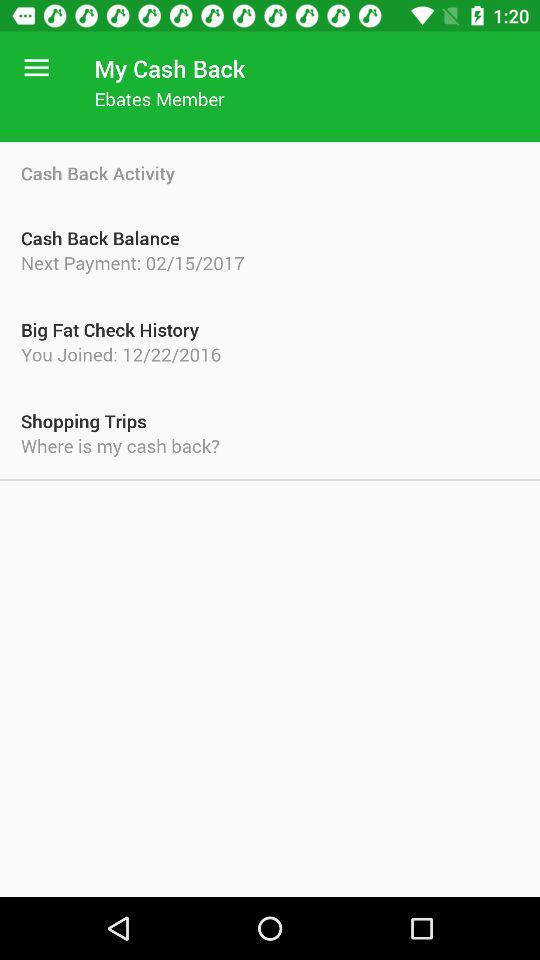 The height and width of the screenshot is (960, 540). Describe the element at coordinates (270, 354) in the screenshot. I see `the you joined 12 icon` at that location.